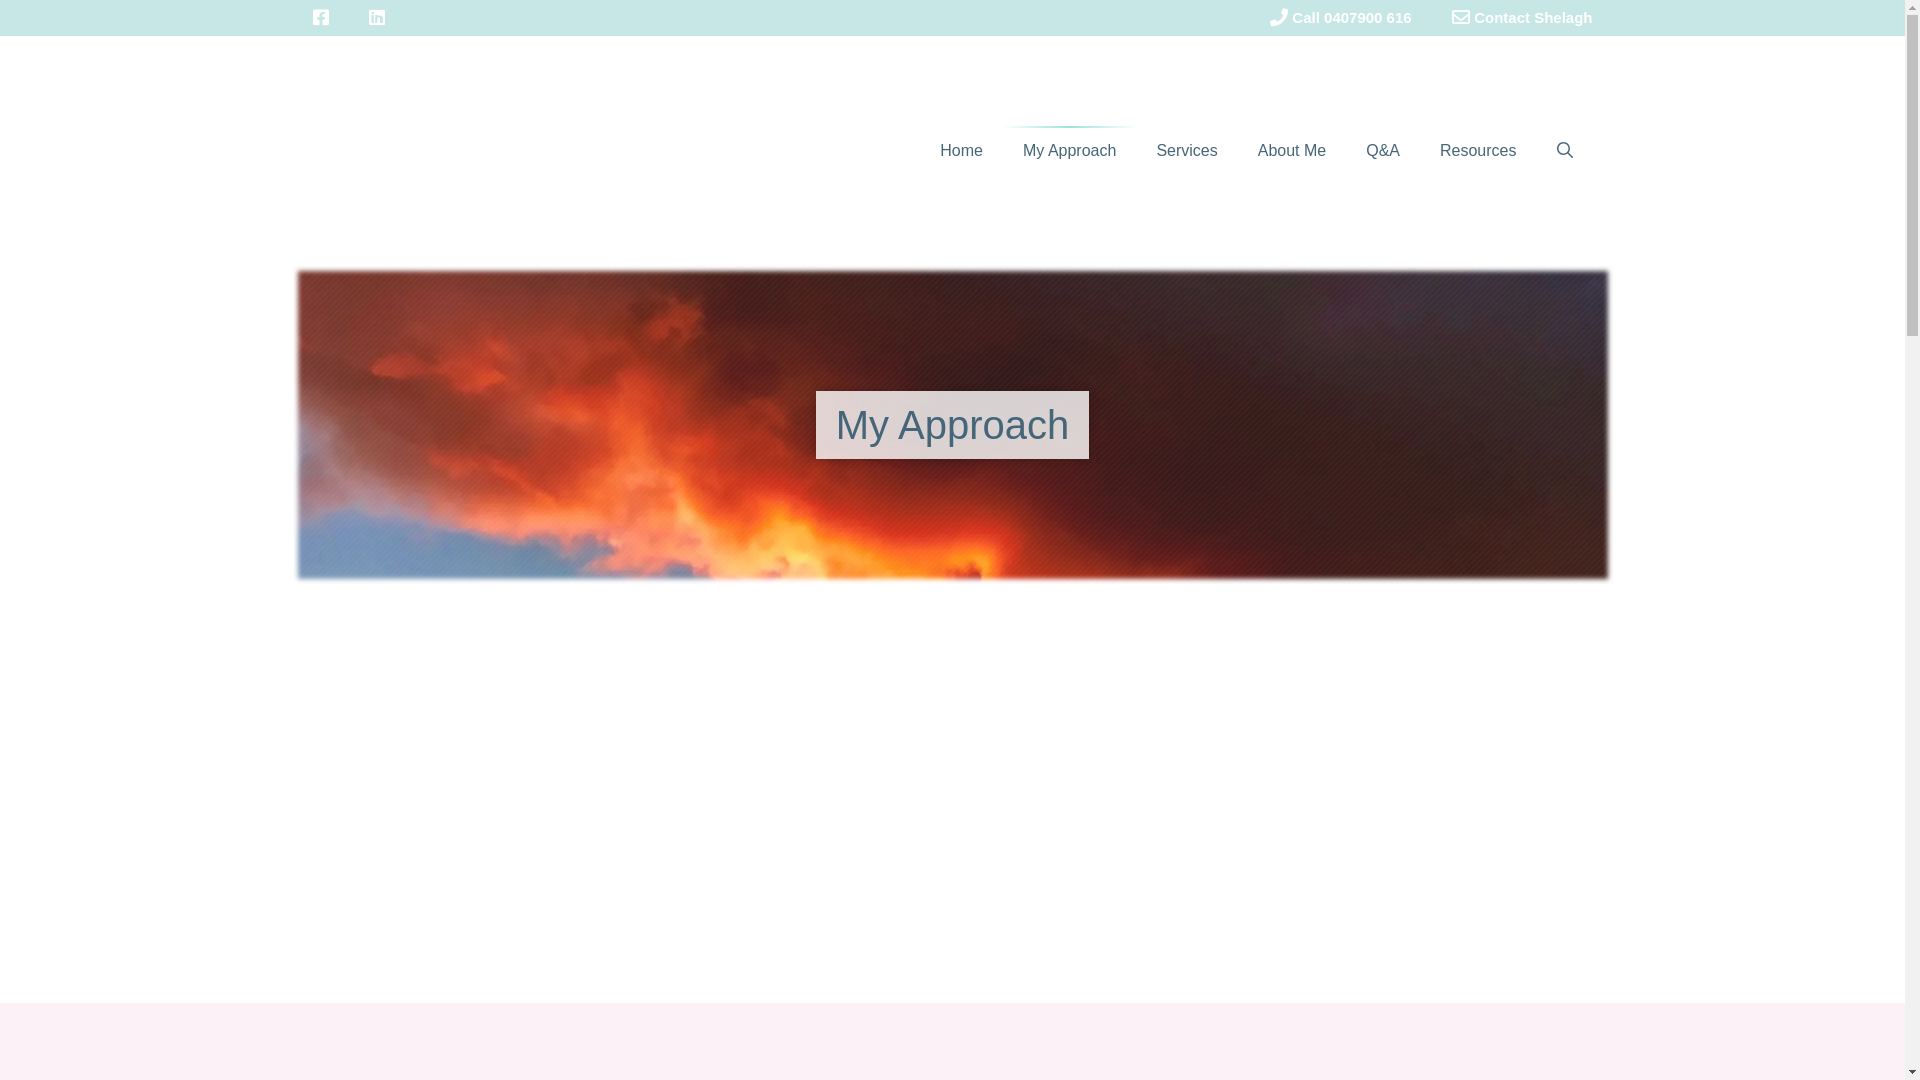 The width and height of the screenshot is (1920, 1080). Describe the element at coordinates (1291, 149) in the screenshot. I see `'About Me'` at that location.